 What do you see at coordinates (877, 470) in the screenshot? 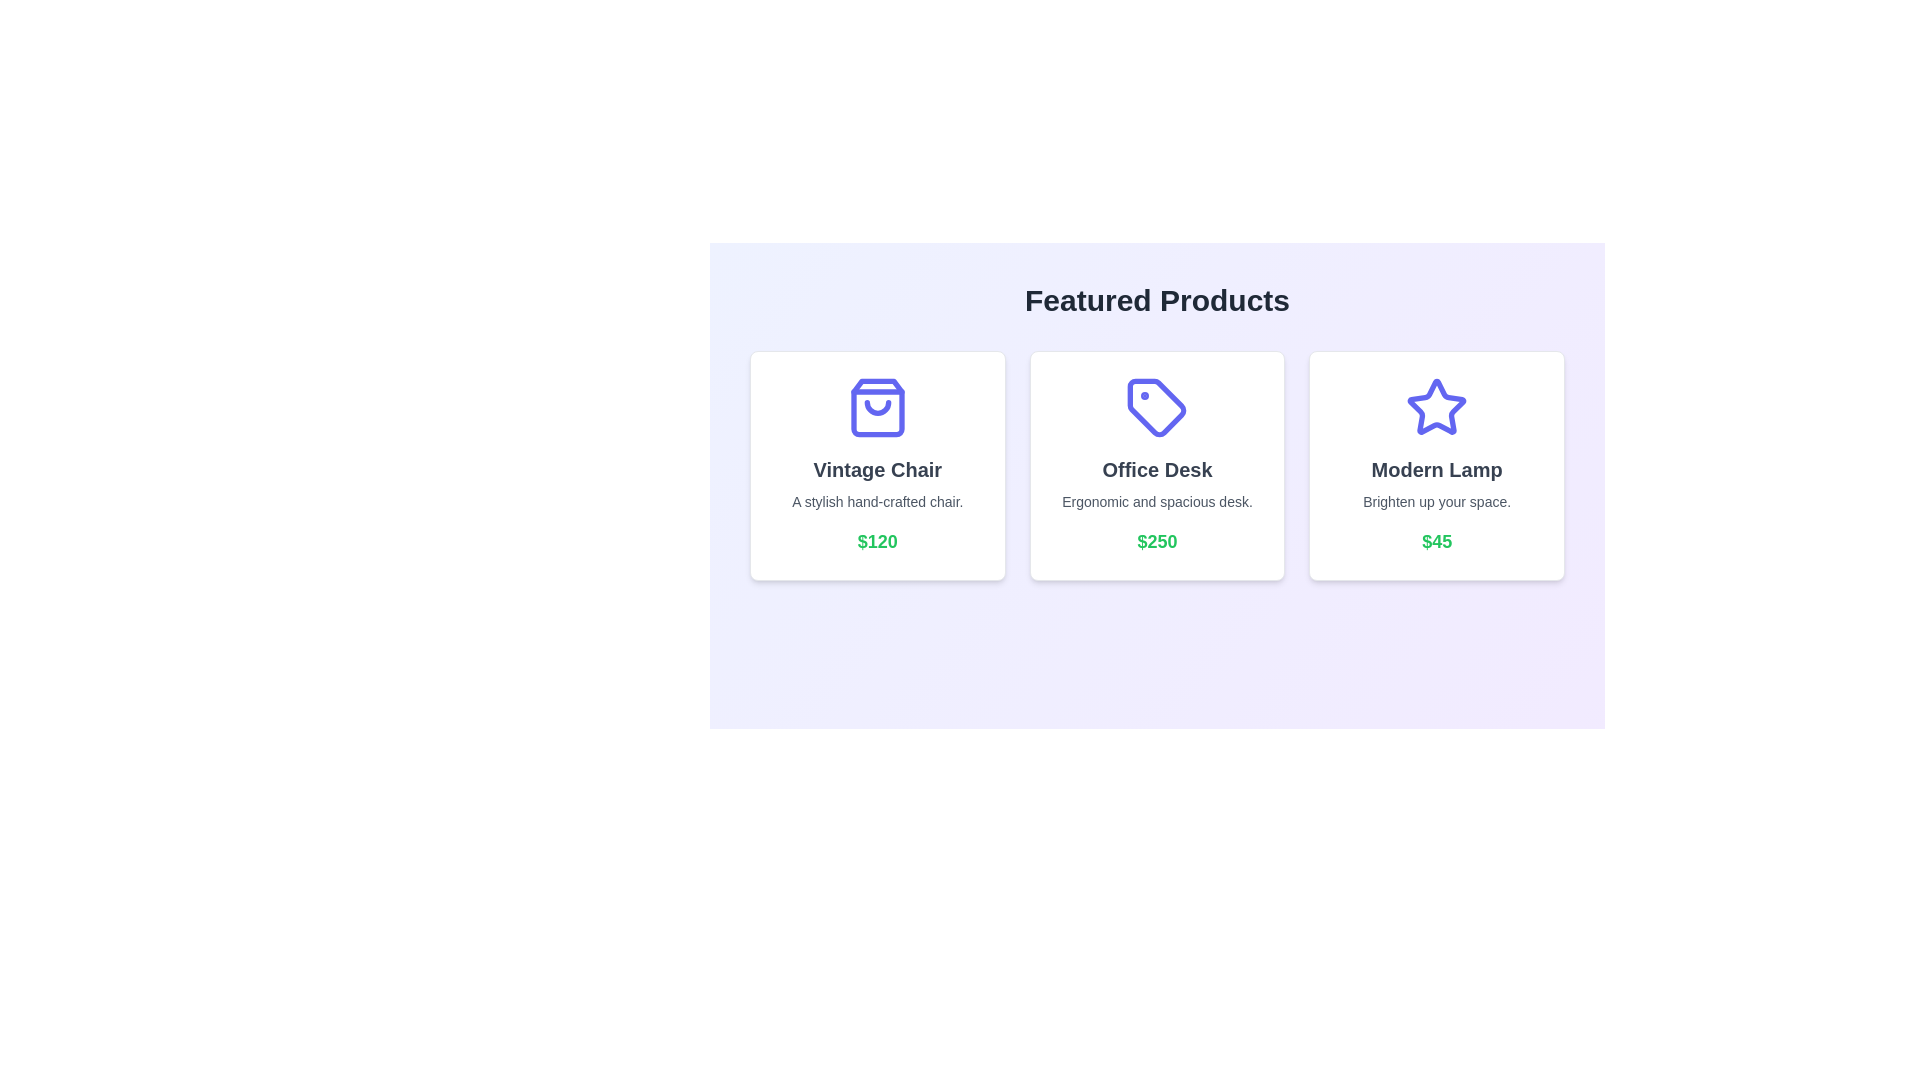
I see `text label that serves as the title for the product, which displays the name 'Vintage Chair' and is positioned above a description paragraph and below a shopping bag icon` at bounding box center [877, 470].